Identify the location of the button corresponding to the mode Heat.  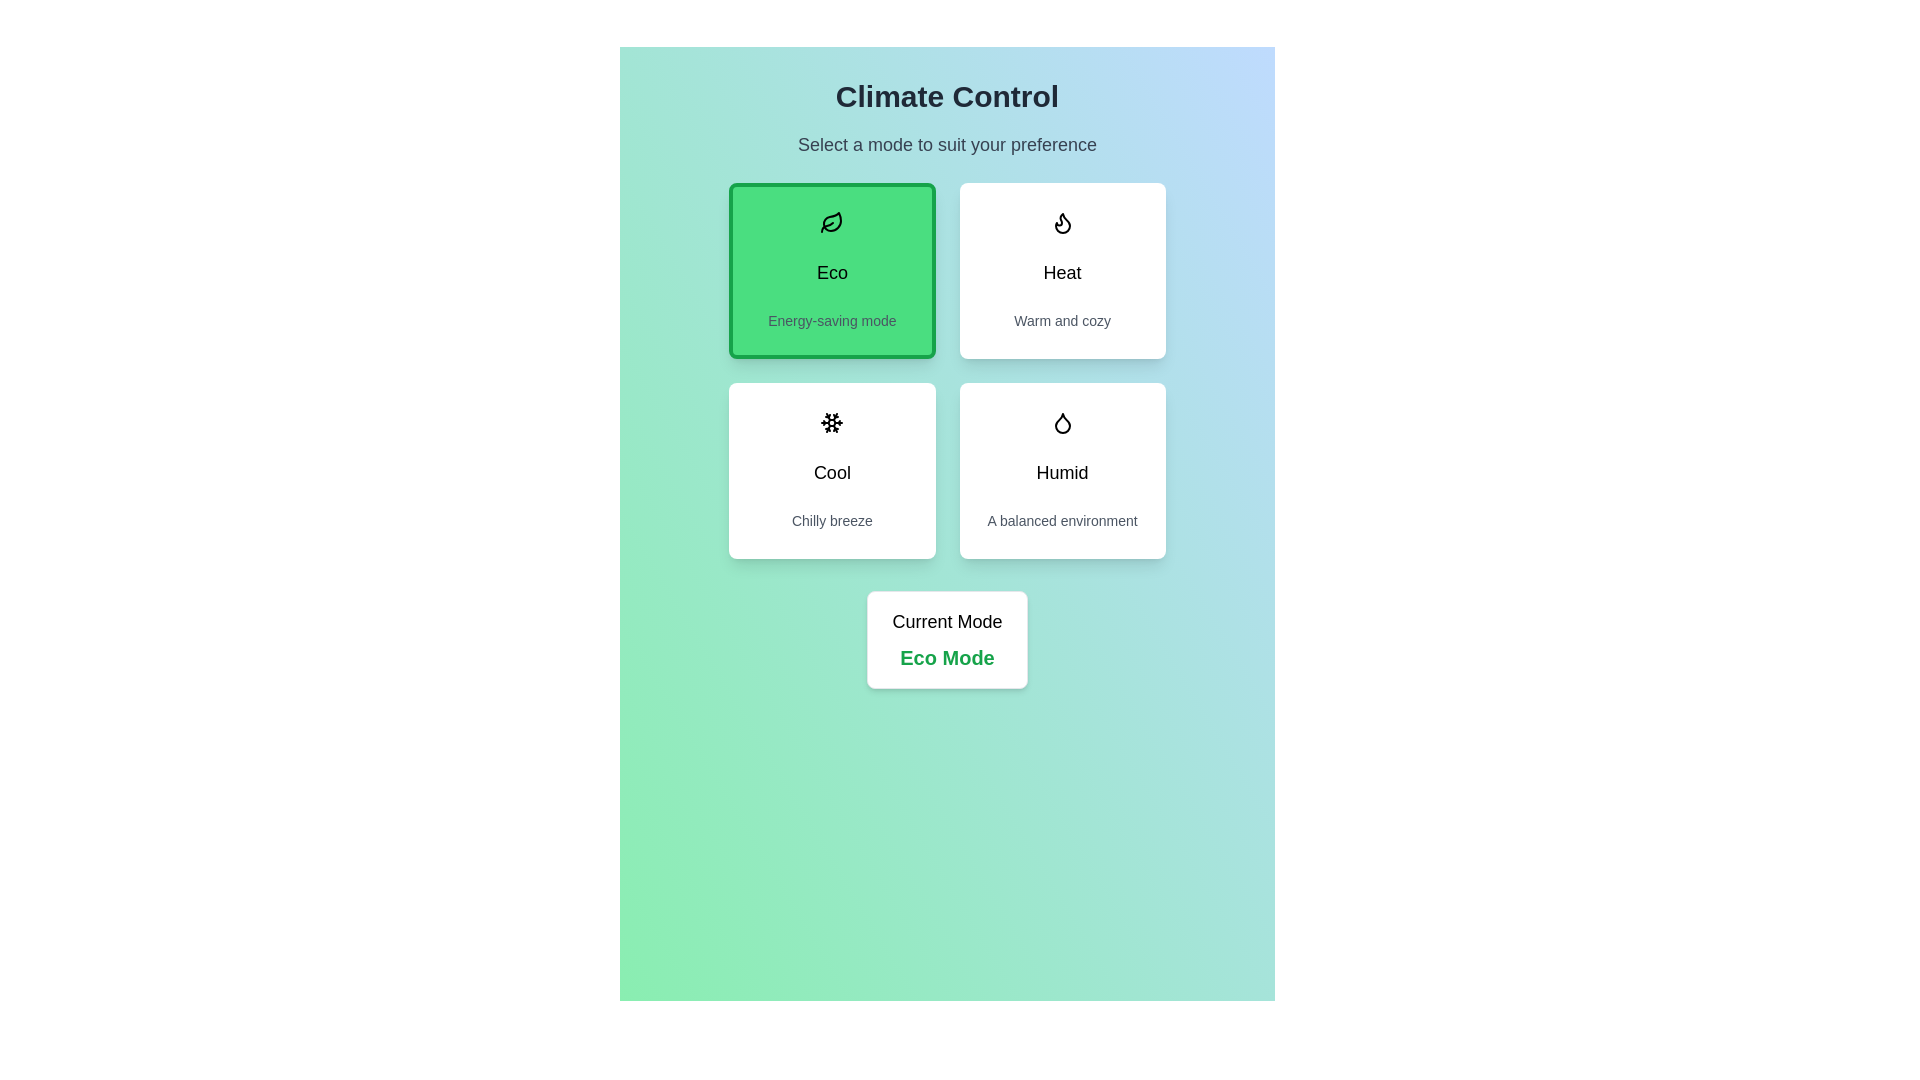
(1060, 270).